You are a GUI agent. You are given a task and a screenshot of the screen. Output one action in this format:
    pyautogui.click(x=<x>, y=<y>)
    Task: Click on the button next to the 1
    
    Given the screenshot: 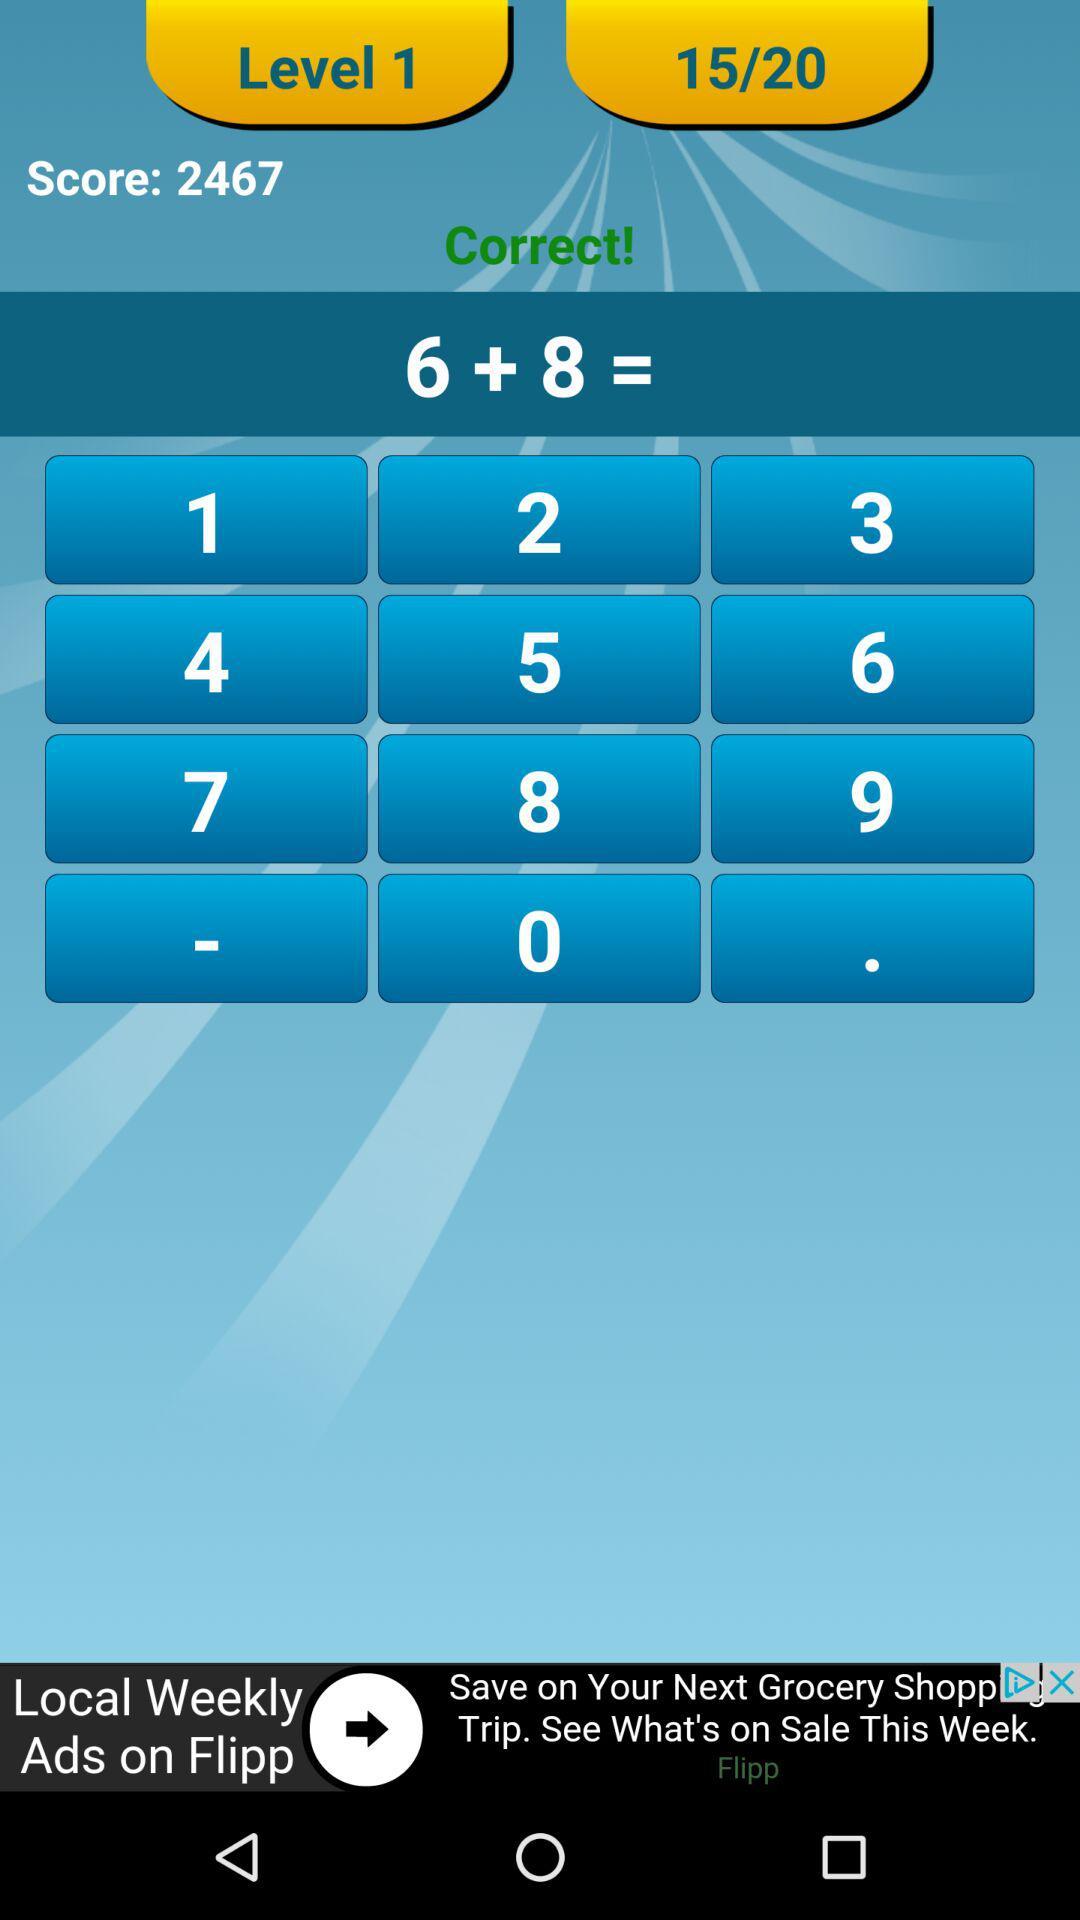 What is the action you would take?
    pyautogui.click(x=538, y=659)
    